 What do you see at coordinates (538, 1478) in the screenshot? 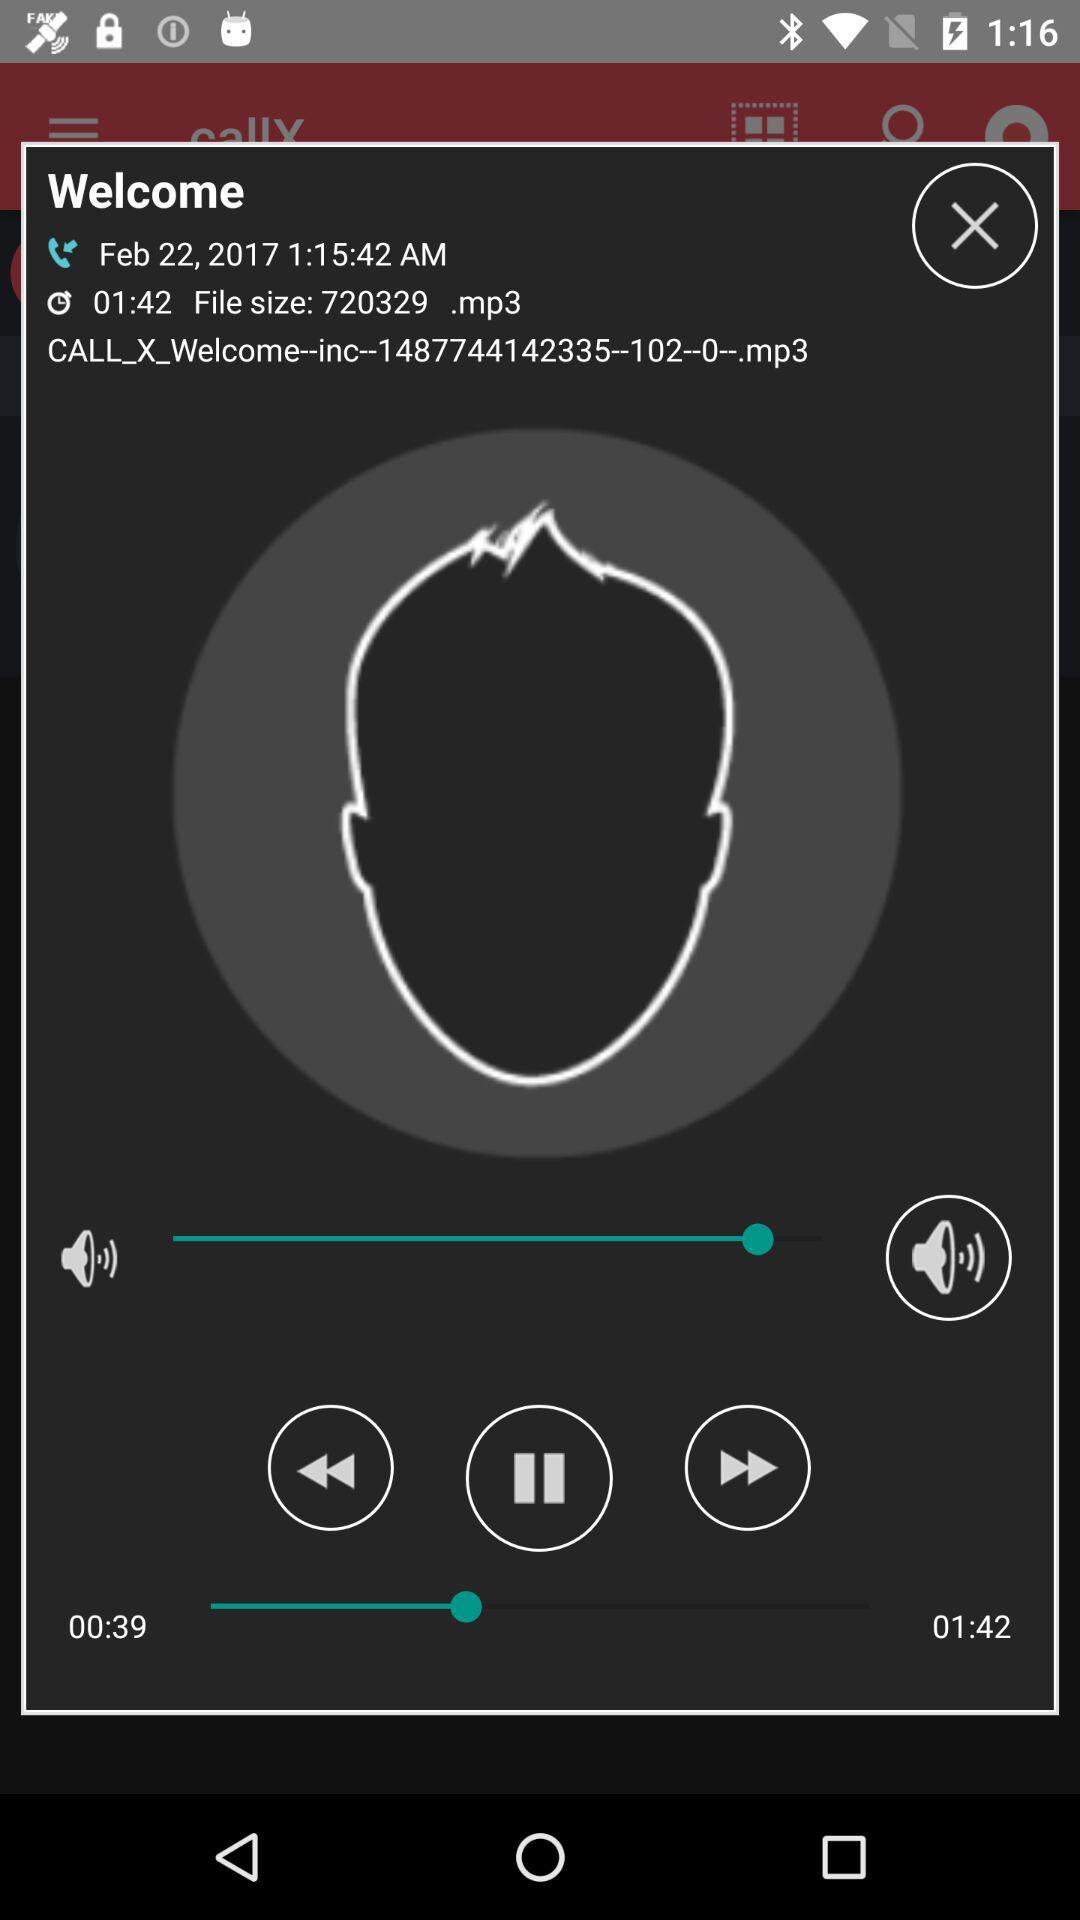
I see `pause audio` at bounding box center [538, 1478].